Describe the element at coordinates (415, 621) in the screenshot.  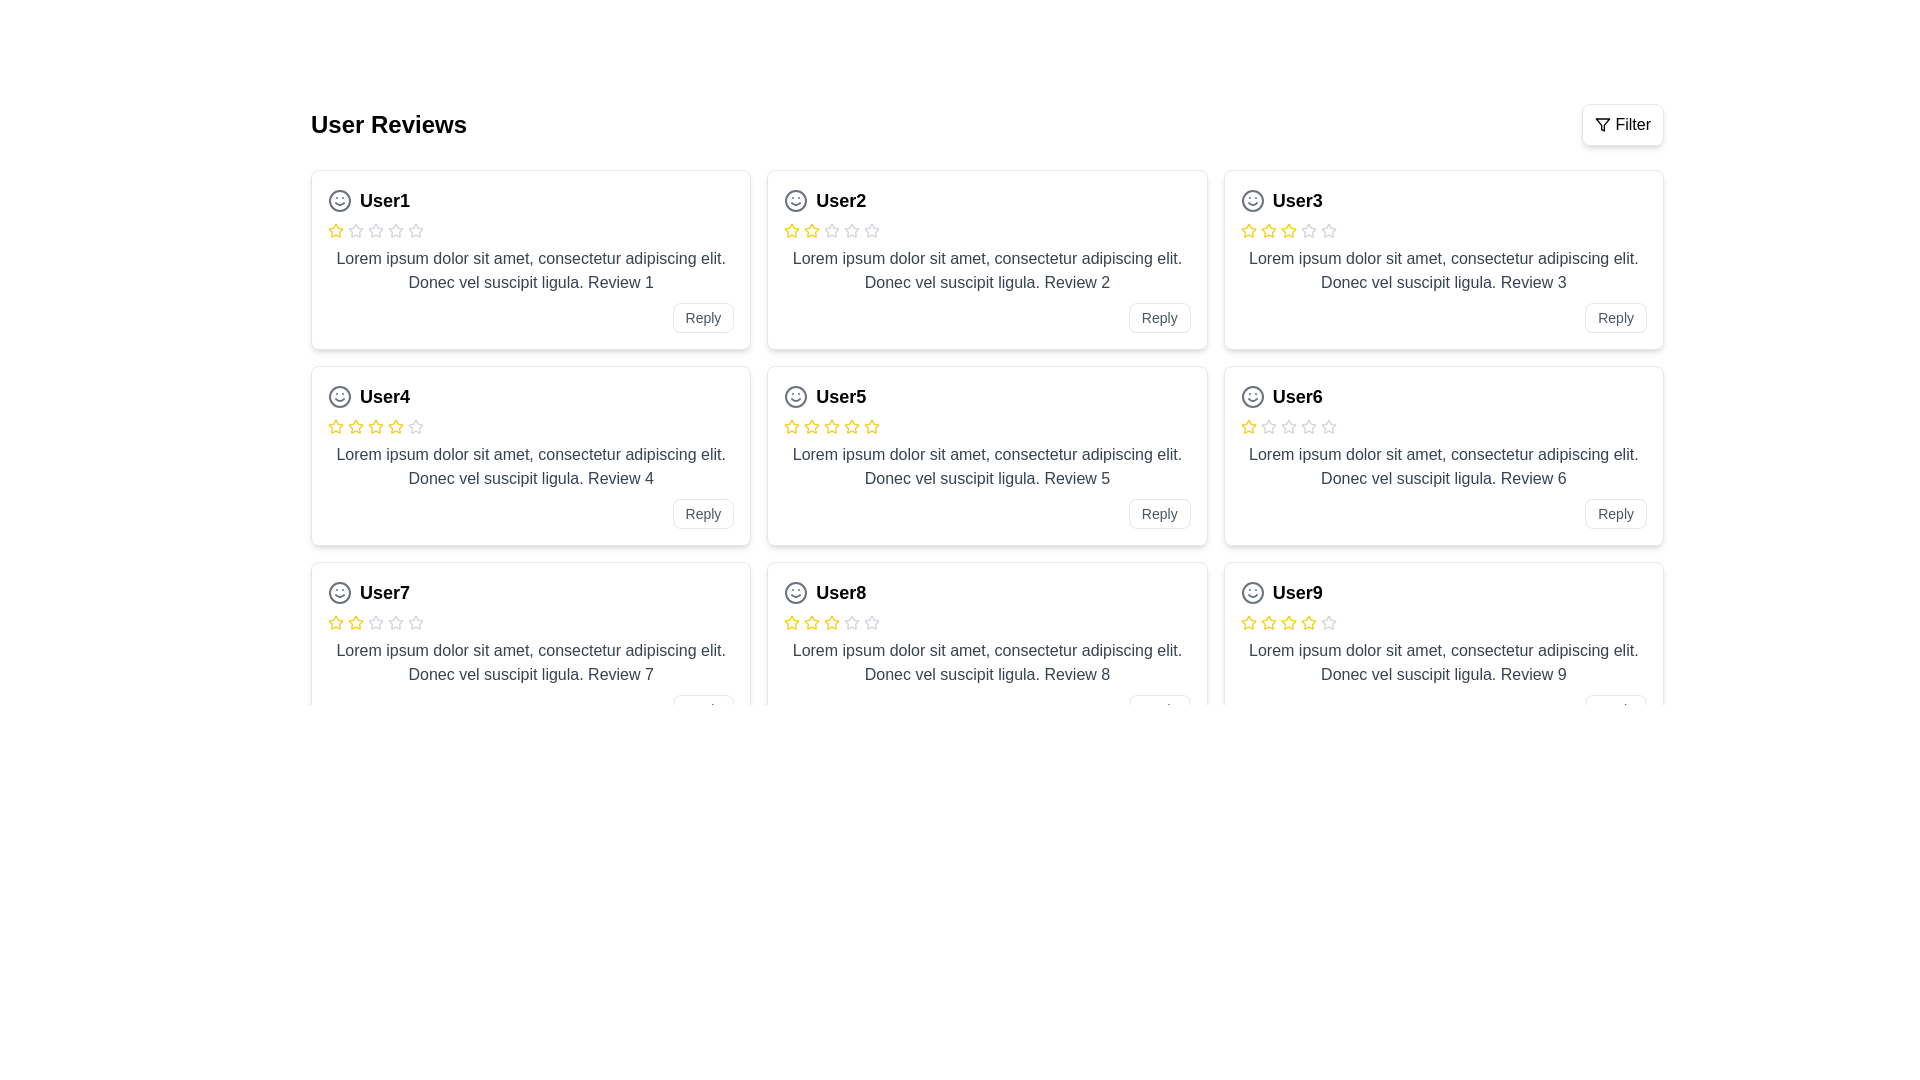
I see `the second star icon in the rating system for accessibility interactions` at that location.